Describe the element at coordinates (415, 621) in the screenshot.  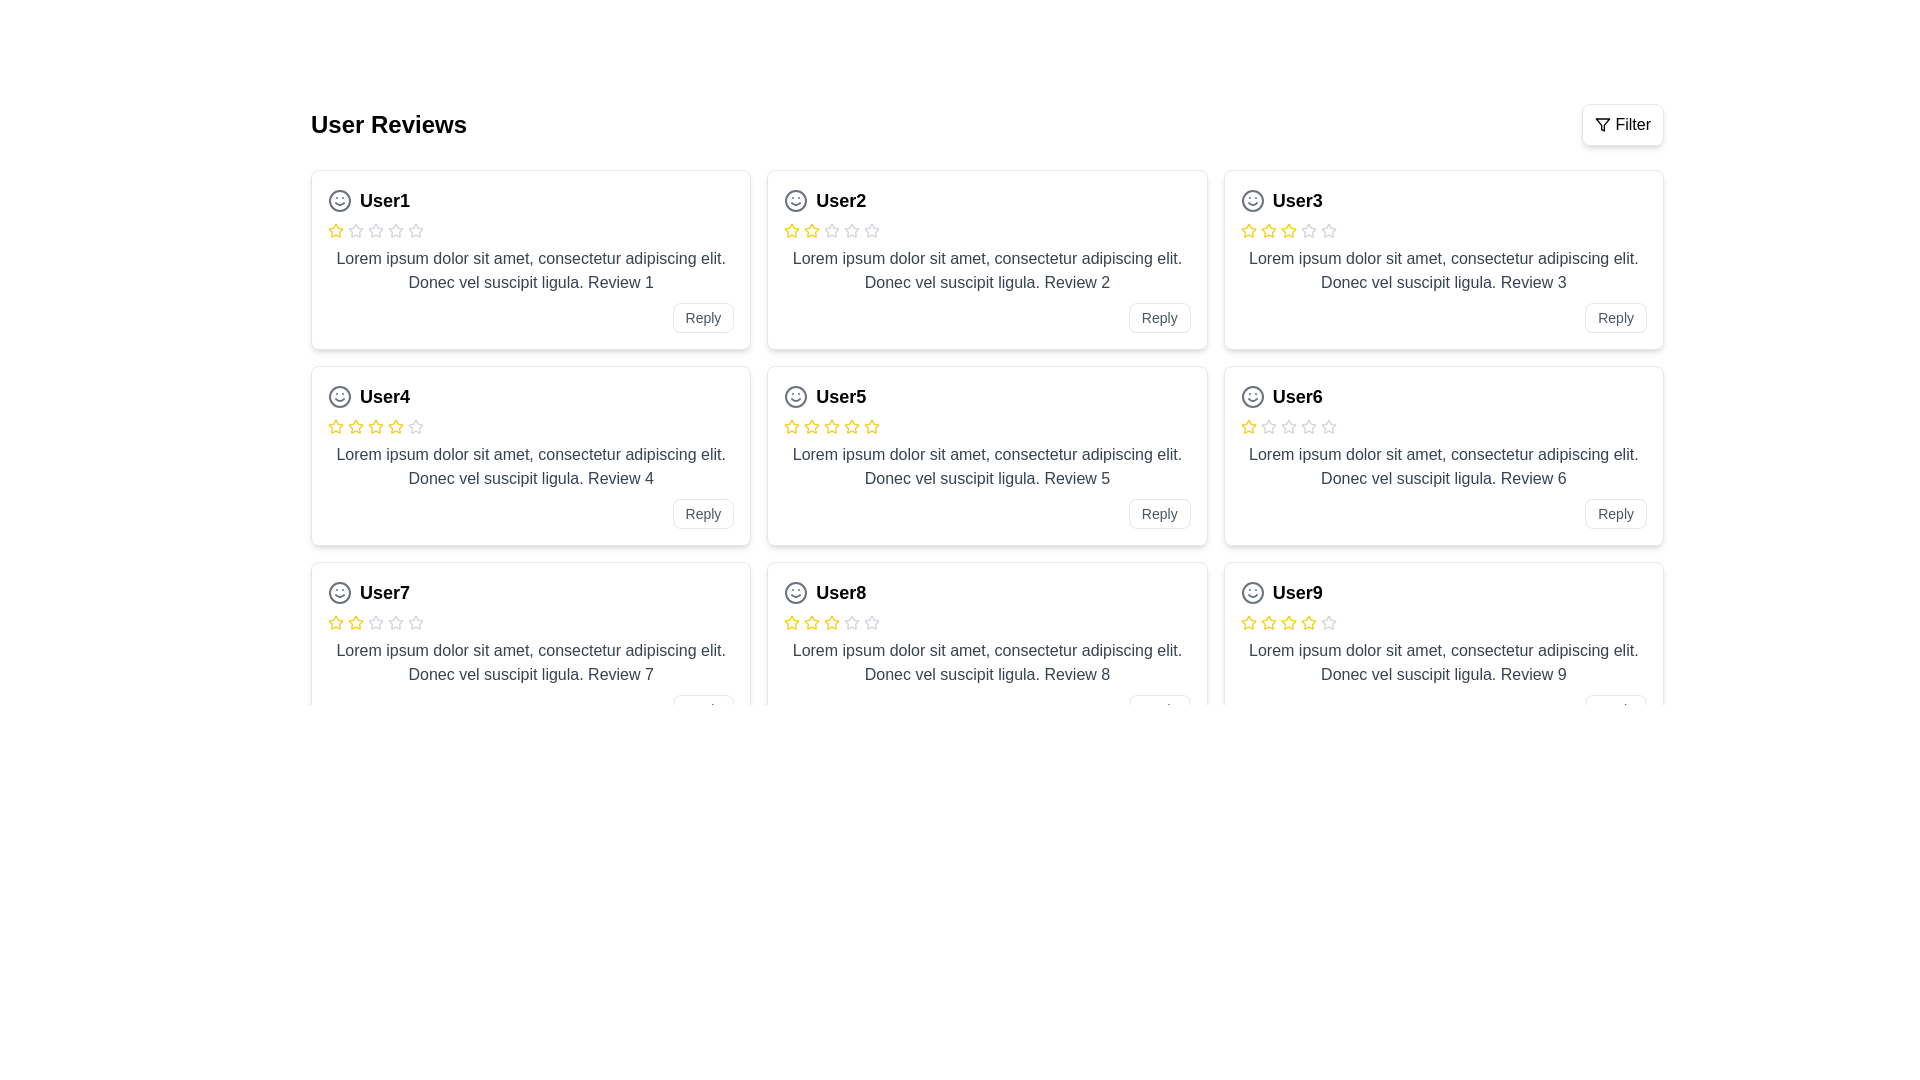
I see `the second star icon in the rating system for accessibility interactions` at that location.